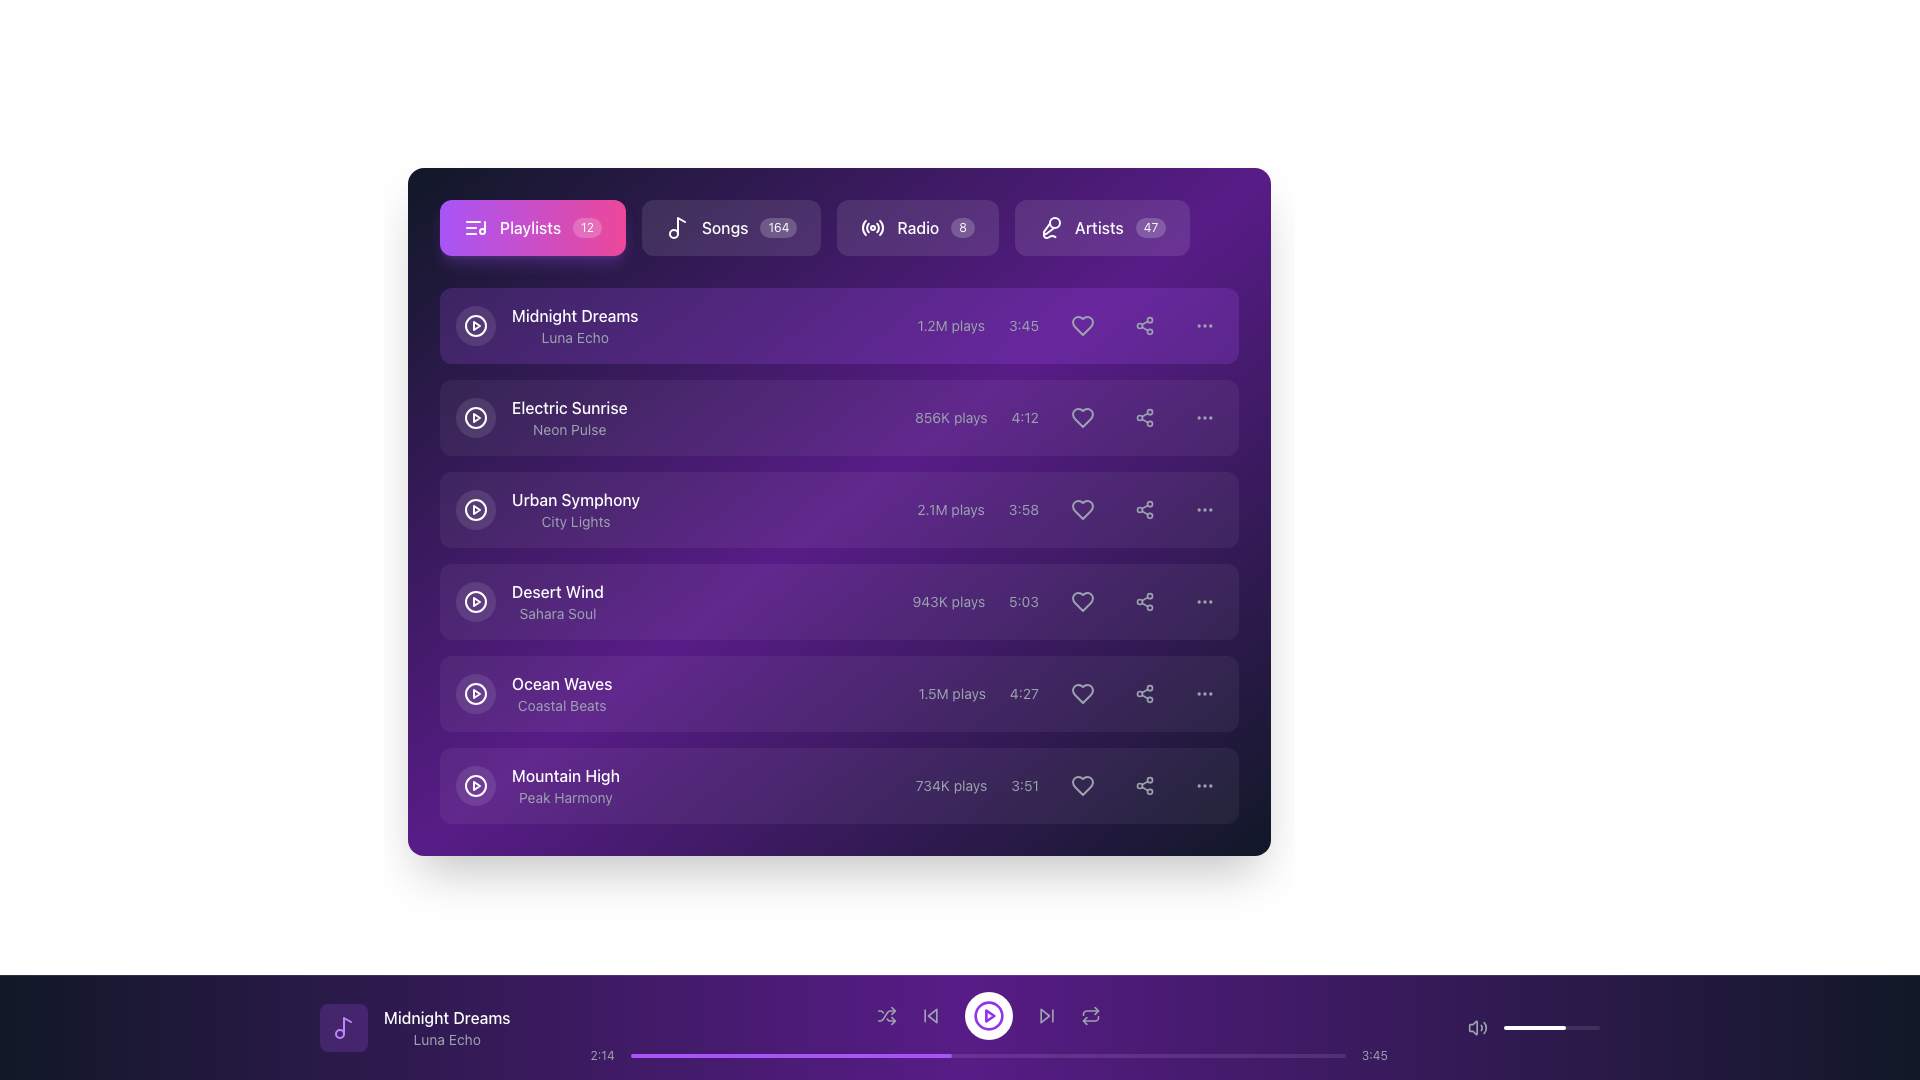 This screenshot has width=1920, height=1080. Describe the element at coordinates (1082, 325) in the screenshot. I see `the heart-shaped icon button outlined in white, located to the right of the '3:45' time label for the song 'Midnight Dreams', to mark it as favorite` at that location.